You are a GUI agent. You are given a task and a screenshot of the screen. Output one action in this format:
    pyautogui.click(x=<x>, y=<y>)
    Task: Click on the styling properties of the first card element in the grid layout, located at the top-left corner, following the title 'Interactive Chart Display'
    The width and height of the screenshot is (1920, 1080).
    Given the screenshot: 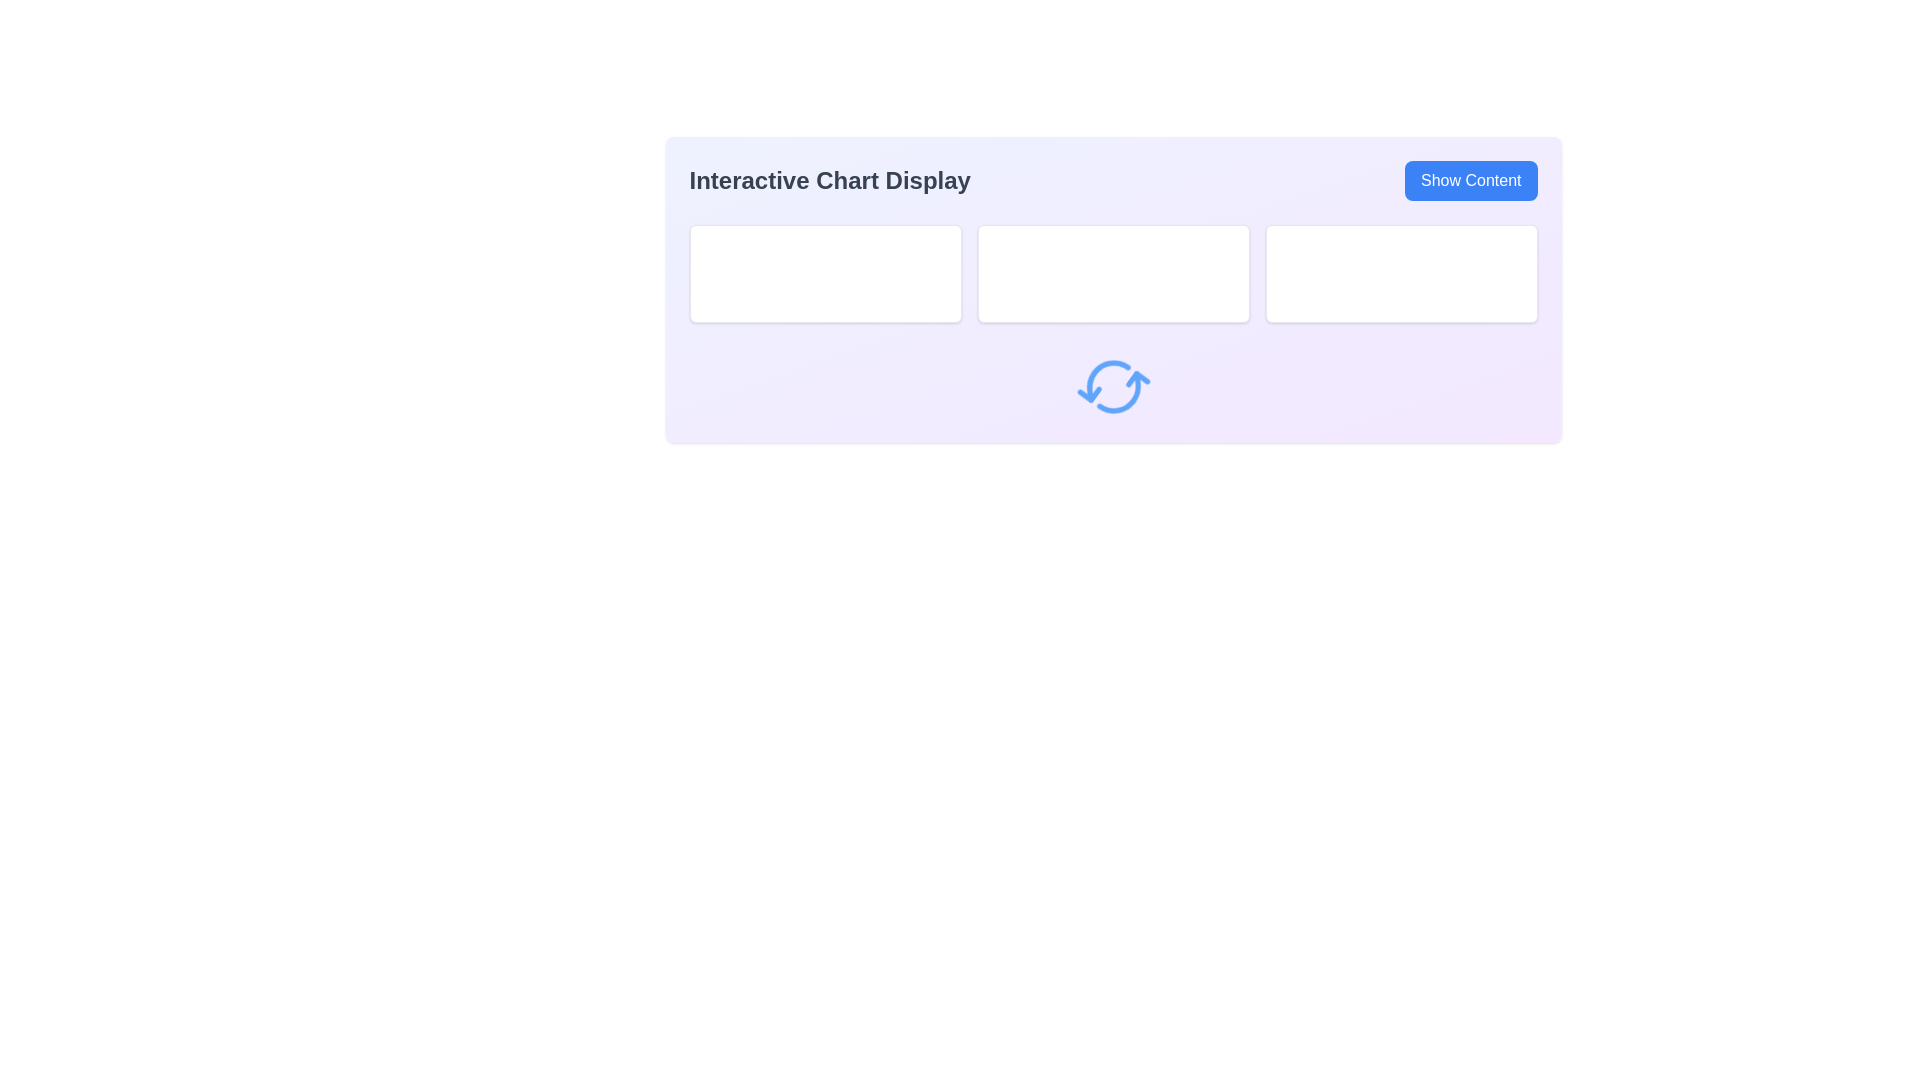 What is the action you would take?
    pyautogui.click(x=825, y=273)
    